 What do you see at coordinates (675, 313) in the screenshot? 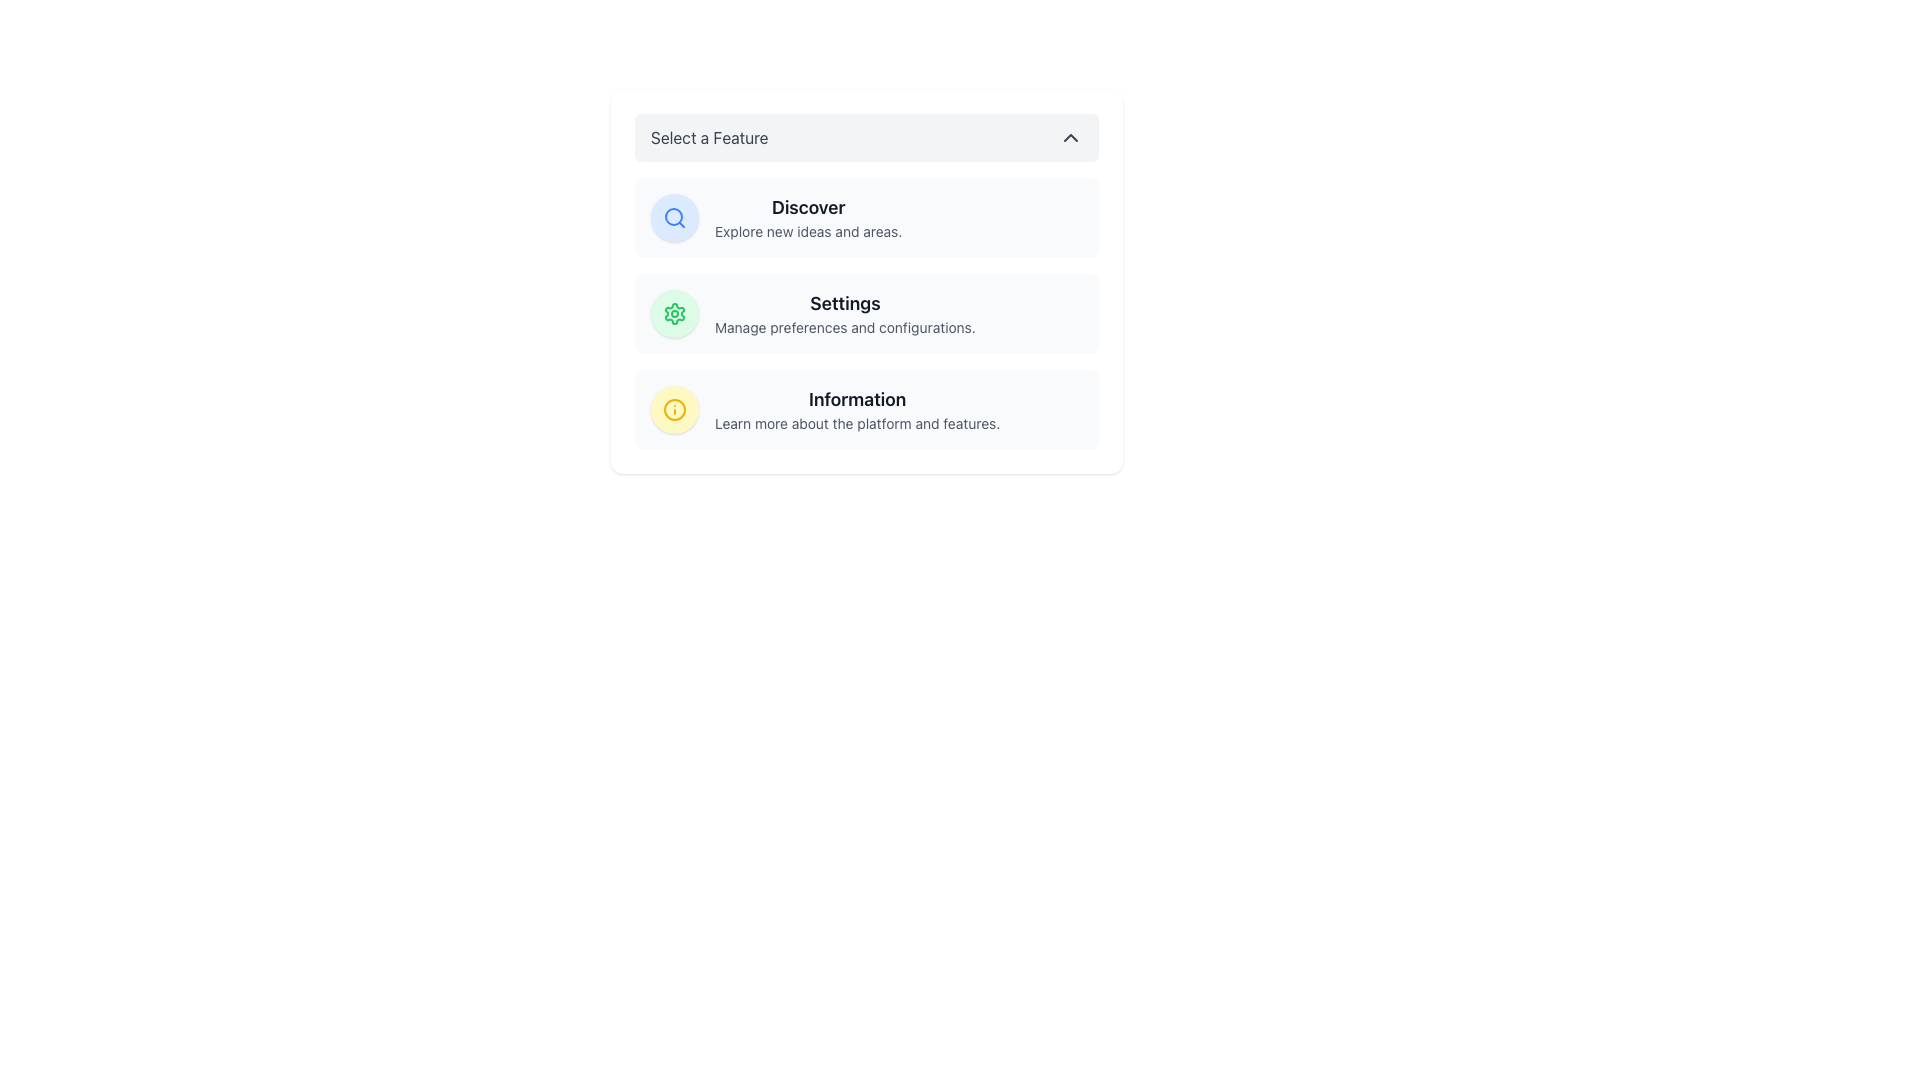
I see `the settings icon, which symbolizes settings or configurations, located on the left side of the 'Settings' option in the feature menu` at bounding box center [675, 313].